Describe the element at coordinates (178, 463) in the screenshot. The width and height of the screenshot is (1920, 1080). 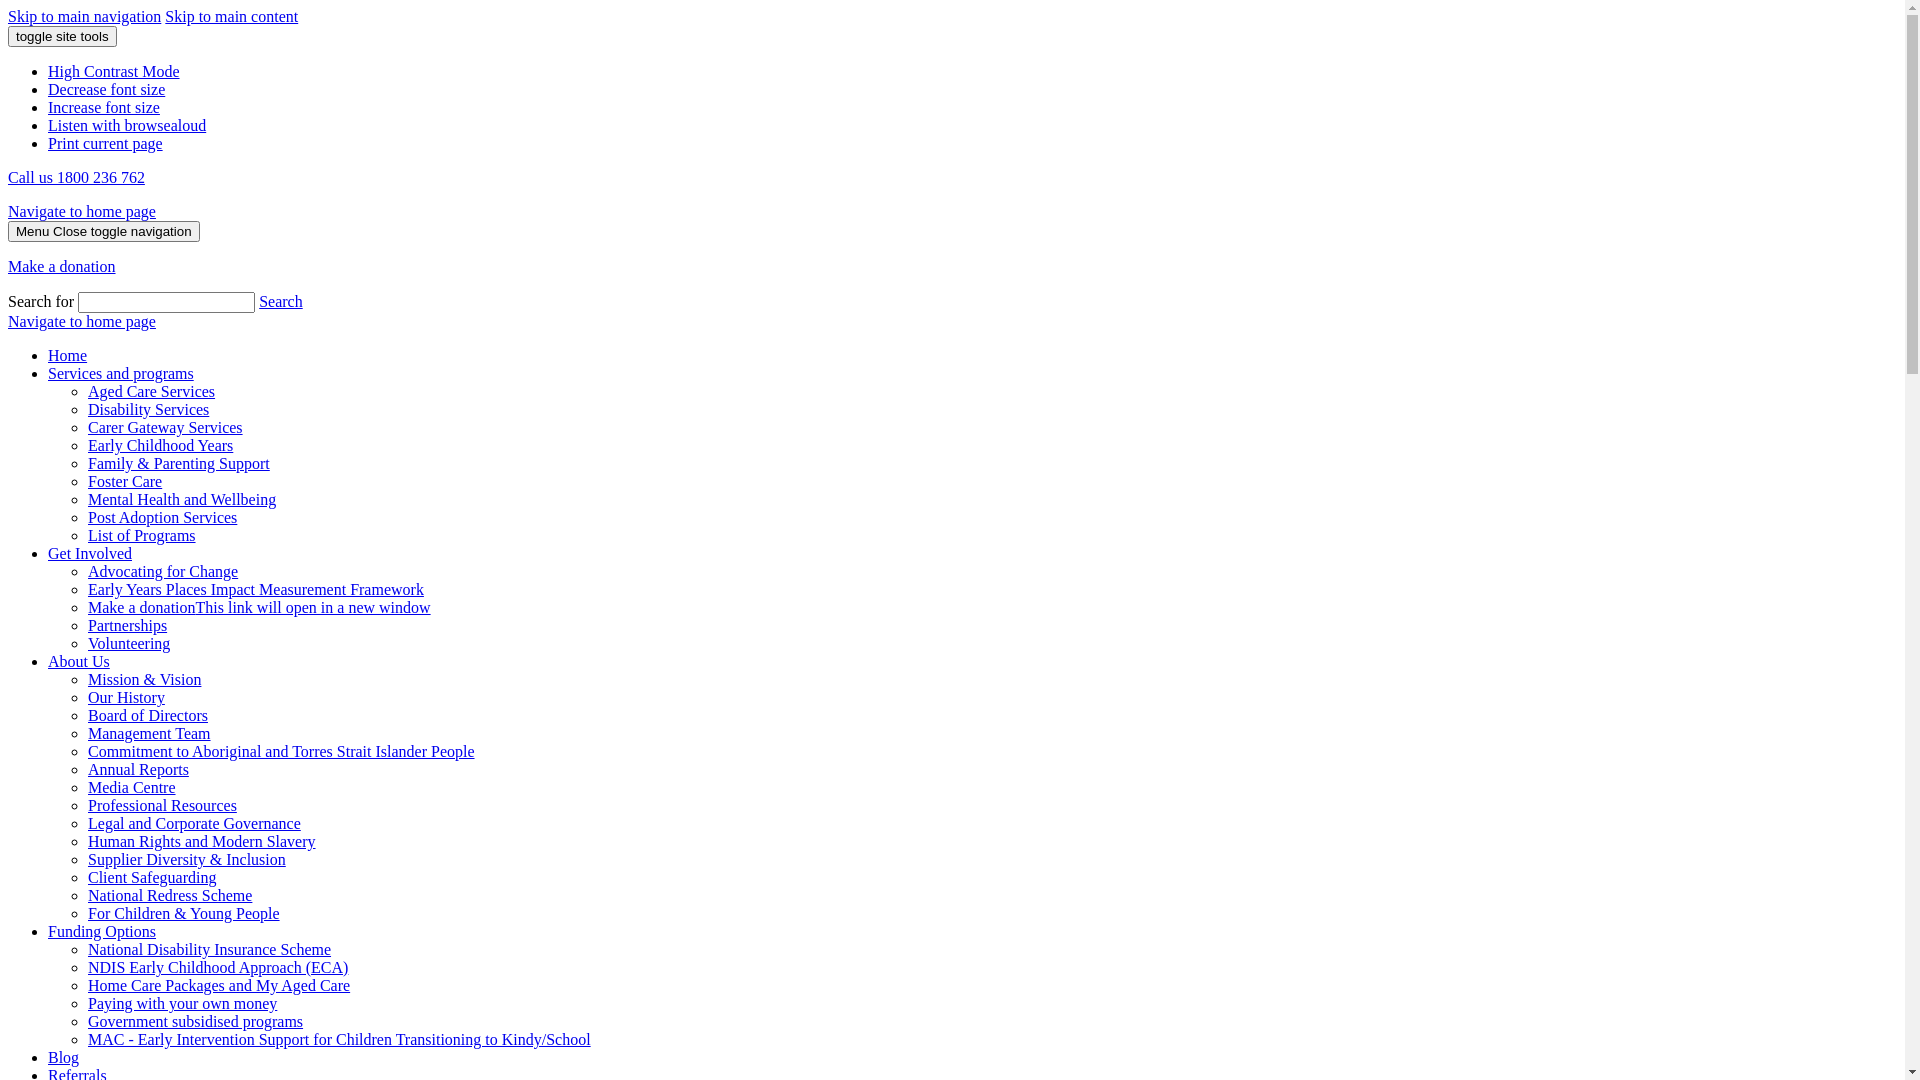
I see `'Family & Parenting Support'` at that location.